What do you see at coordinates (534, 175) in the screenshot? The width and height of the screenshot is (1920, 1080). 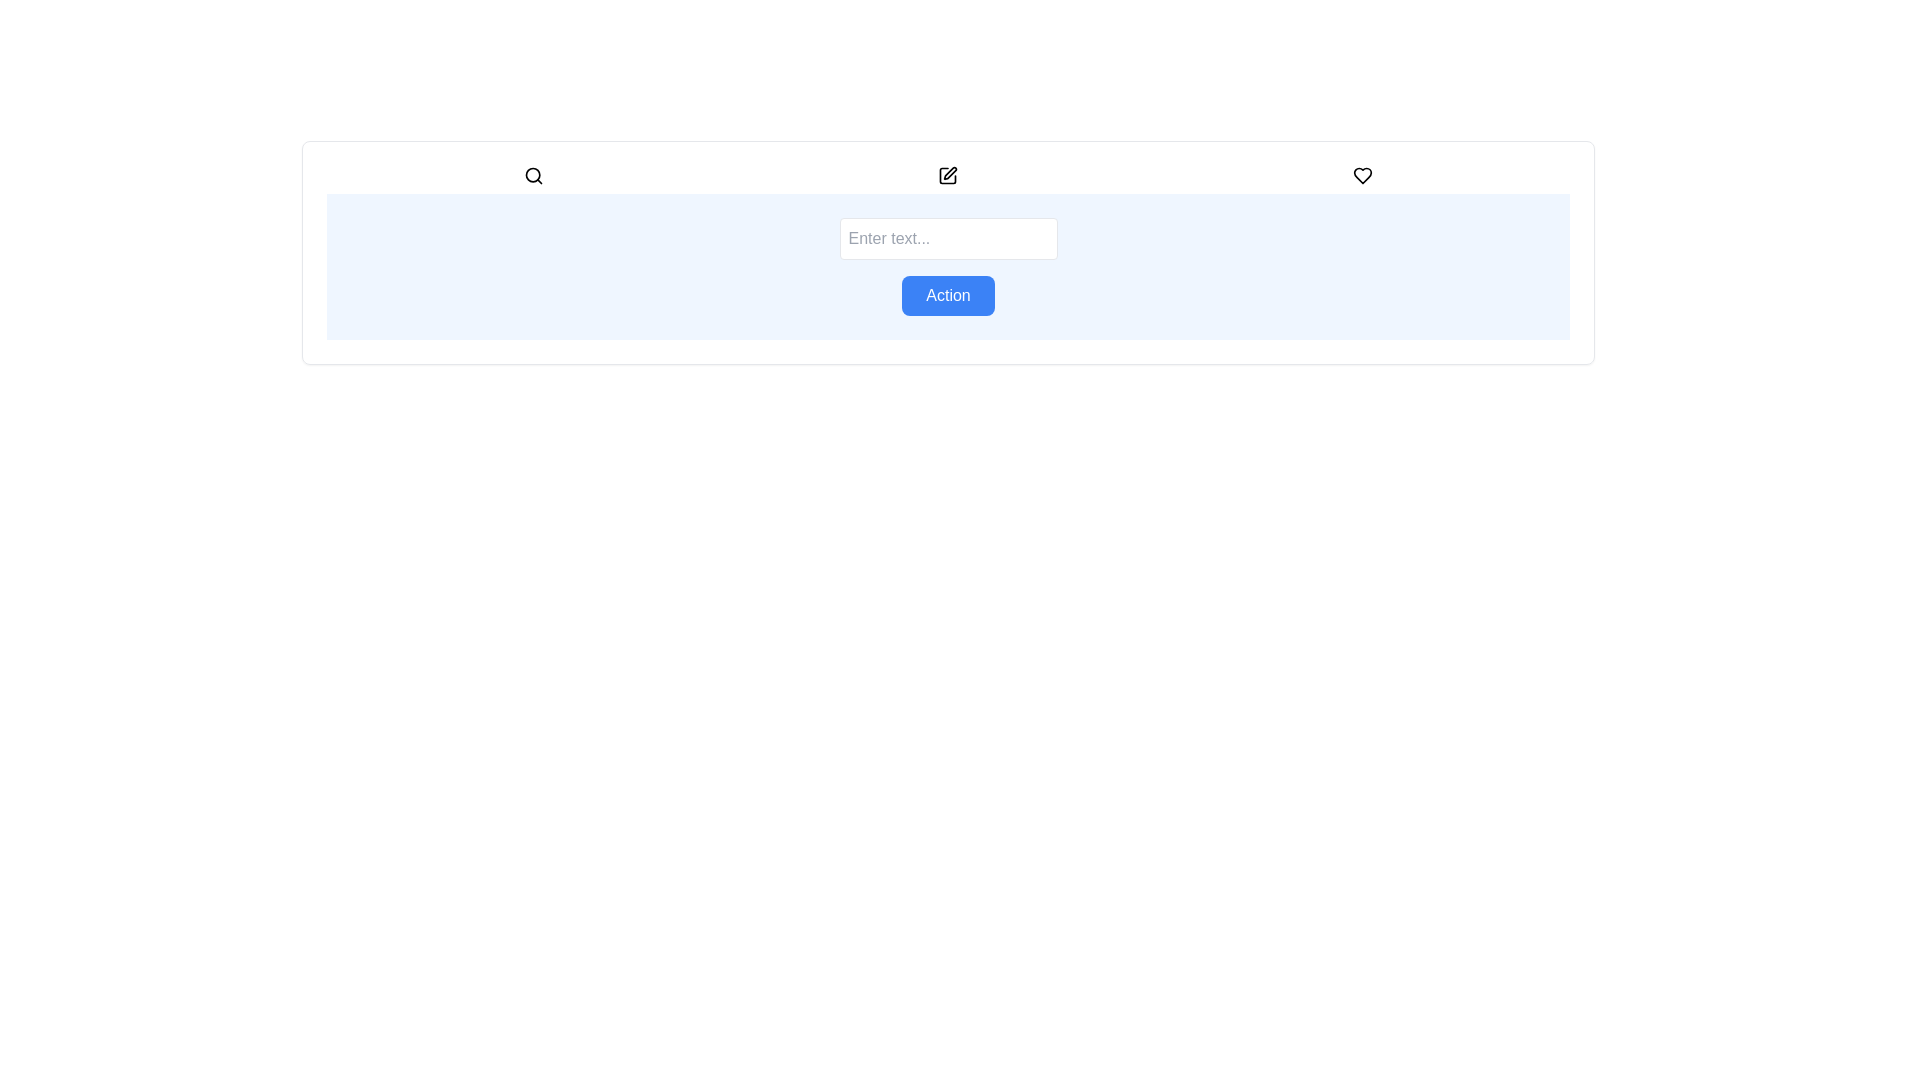 I see `the tab corresponding to Search` at bounding box center [534, 175].